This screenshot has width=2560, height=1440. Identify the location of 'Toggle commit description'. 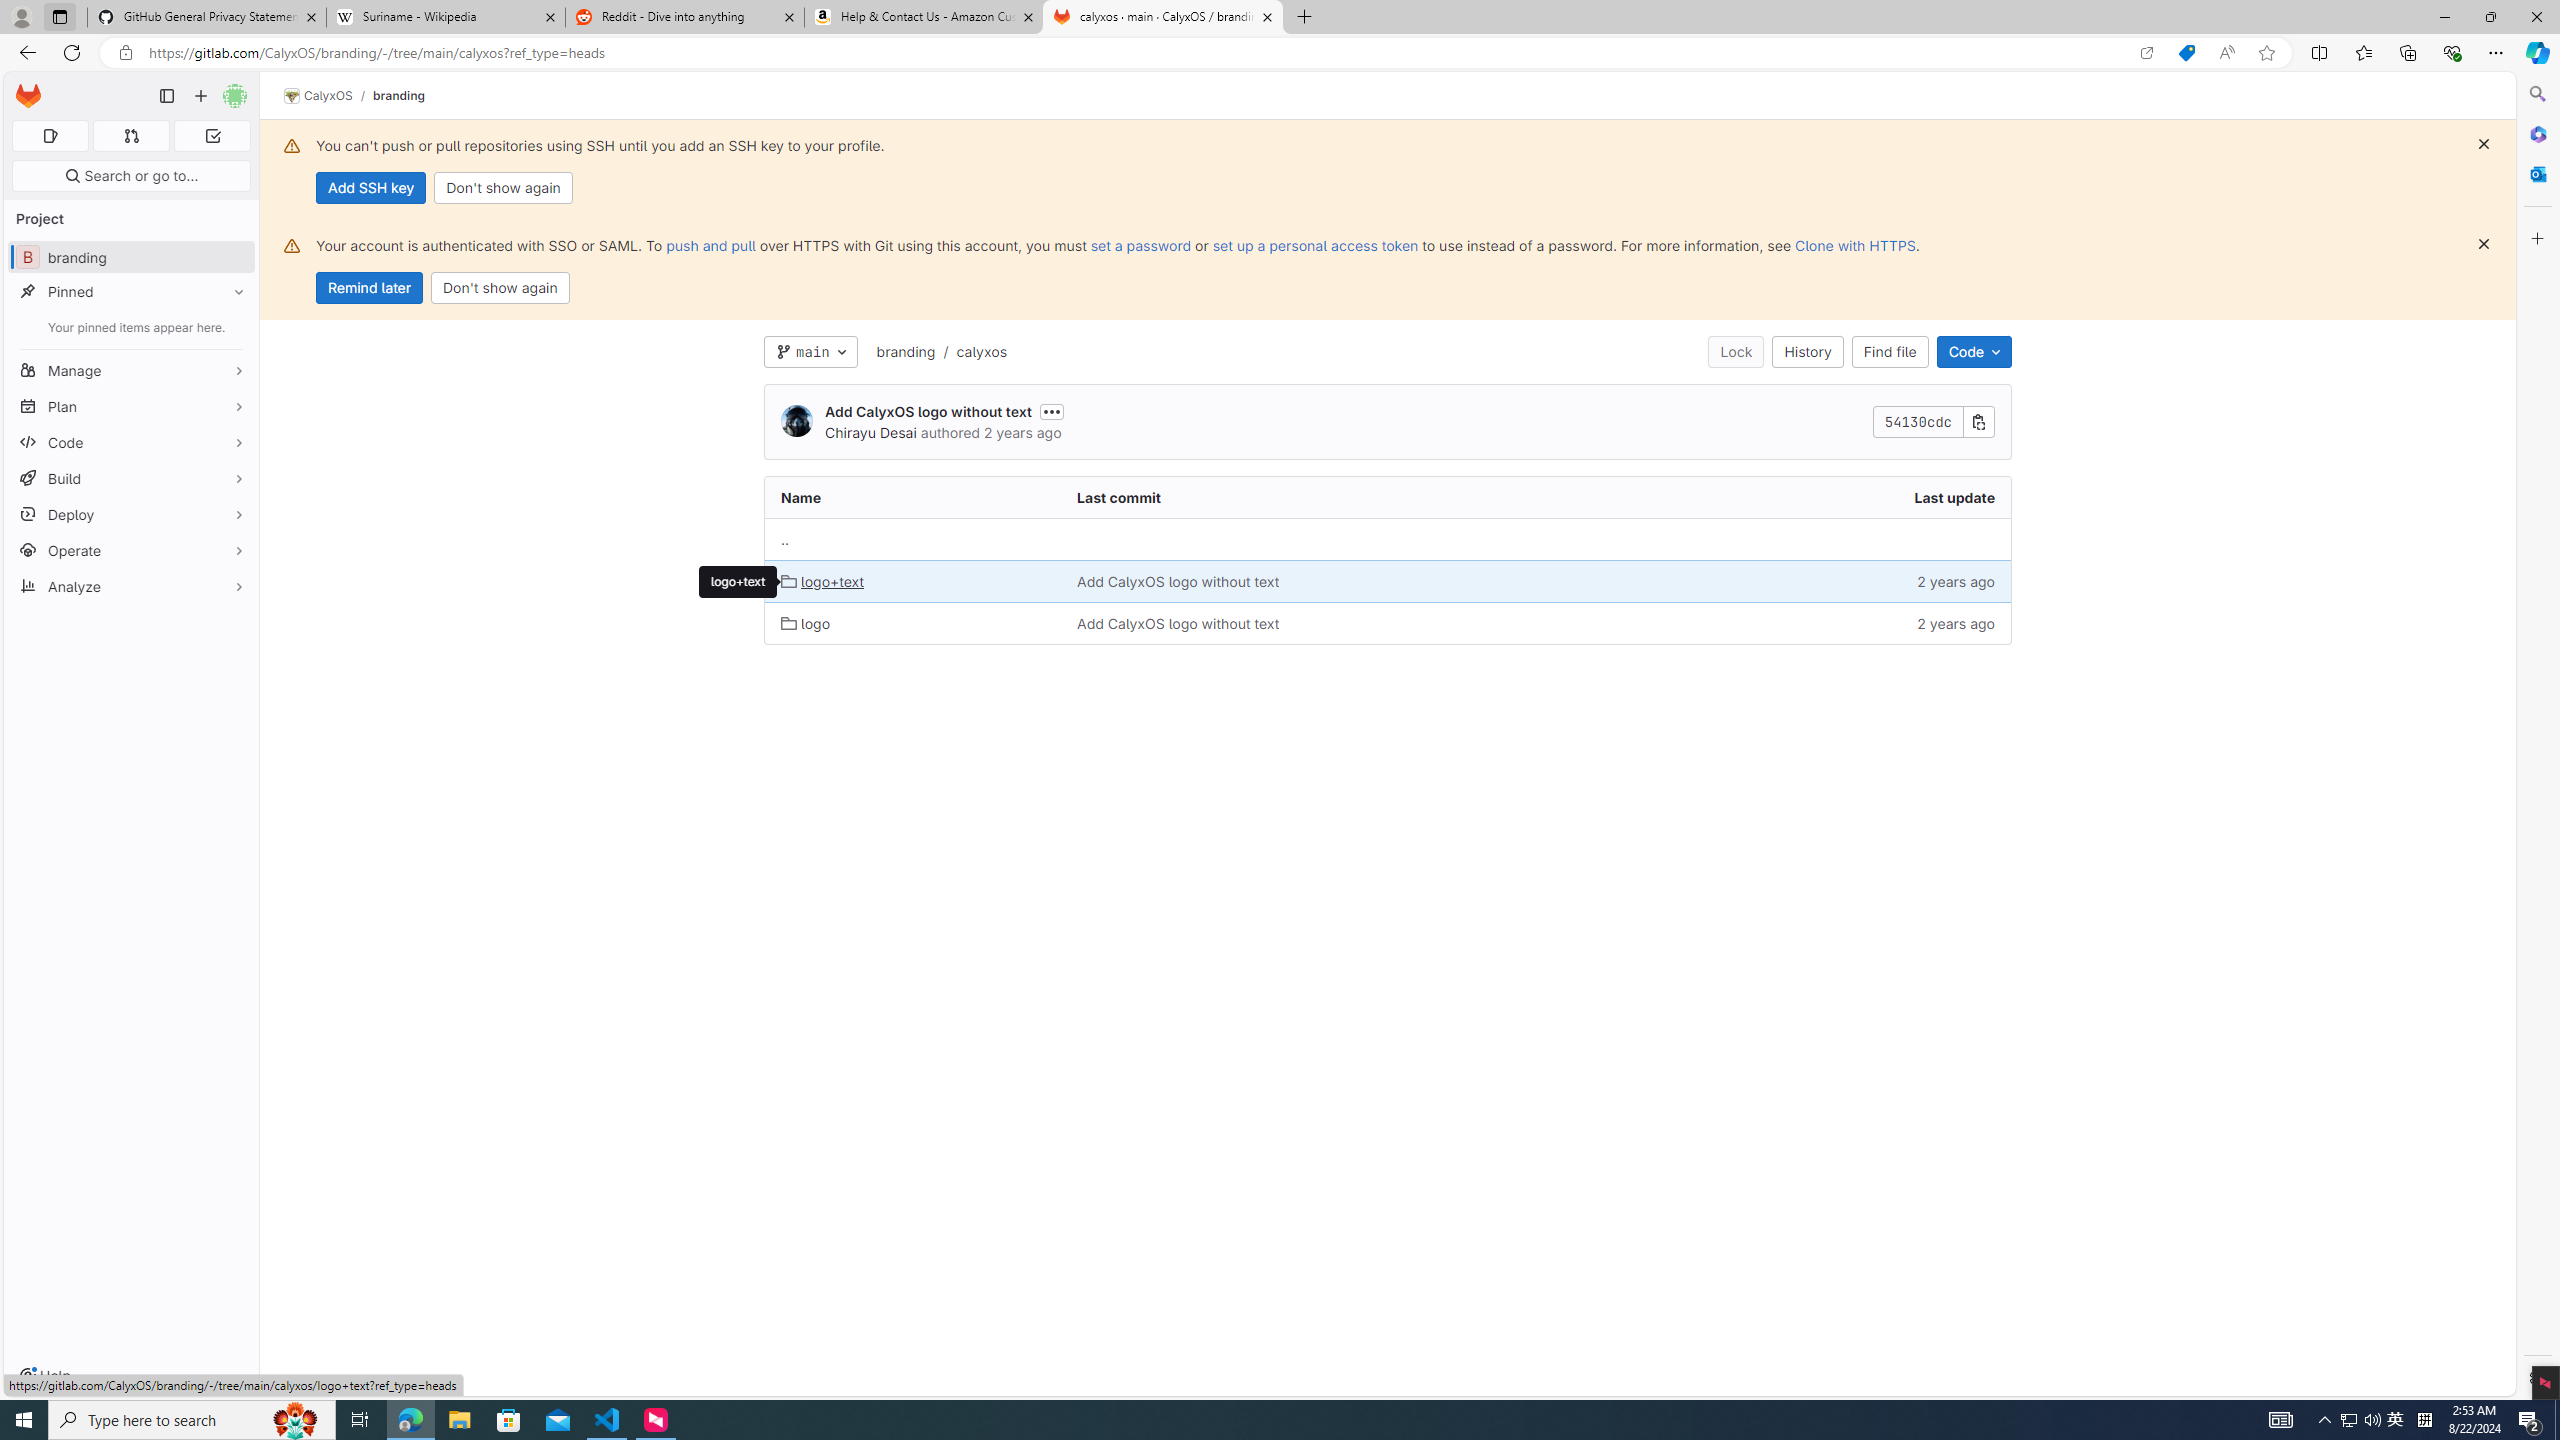
(1051, 410).